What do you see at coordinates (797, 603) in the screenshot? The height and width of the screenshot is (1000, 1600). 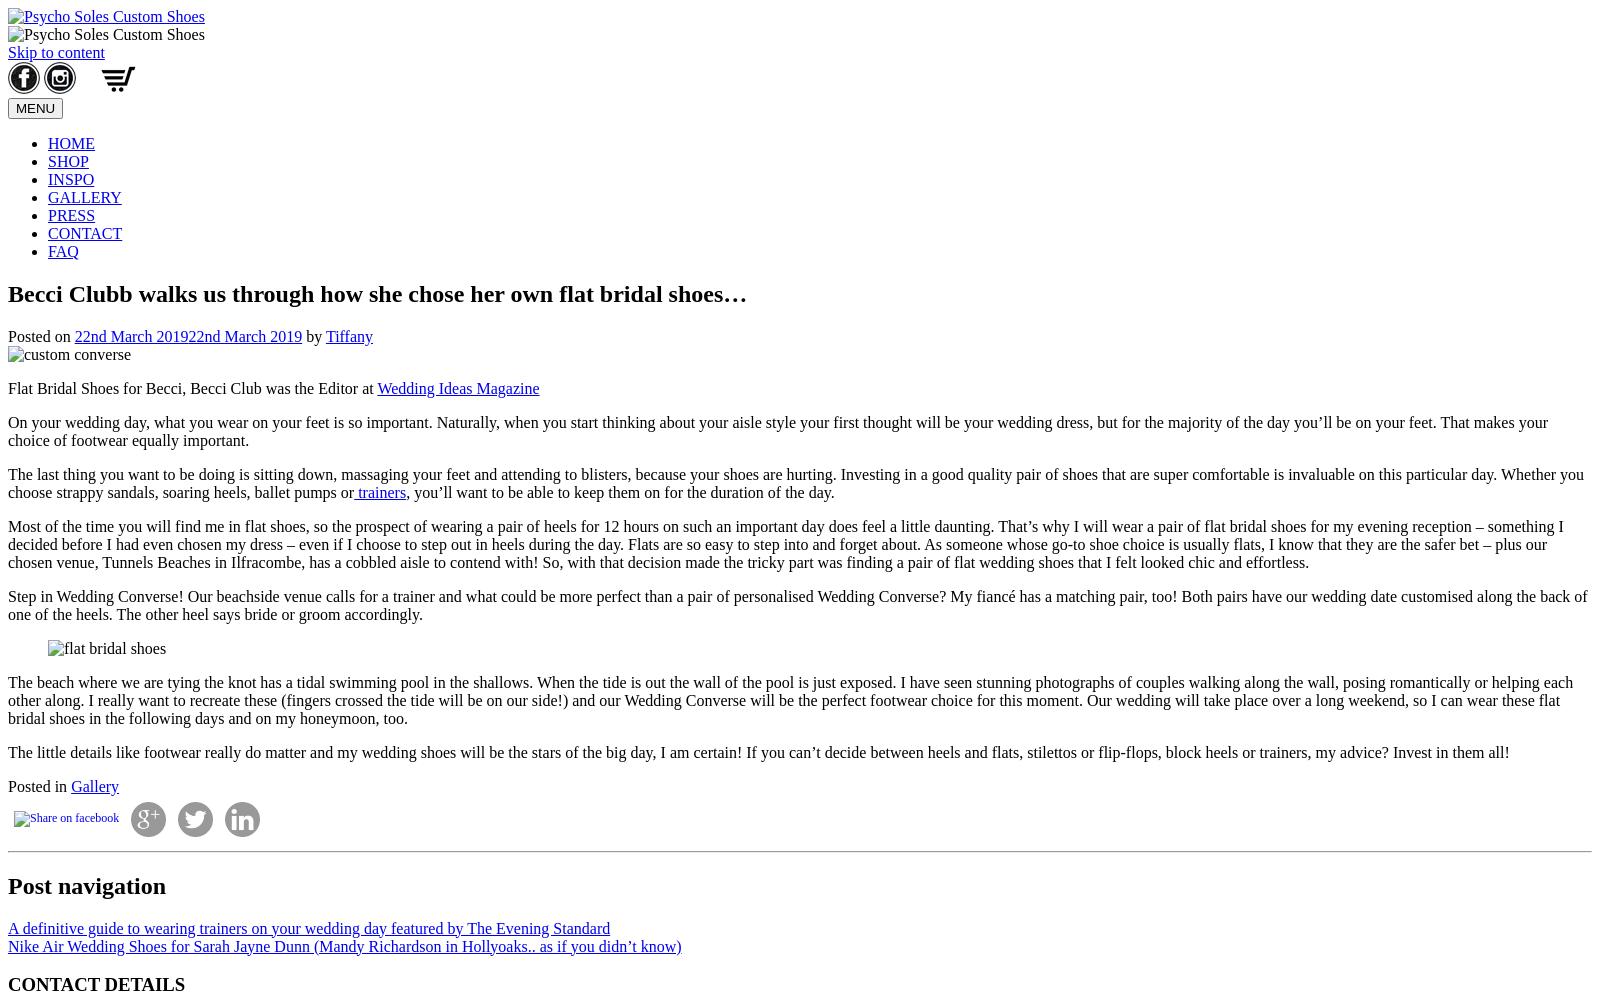 I see `'Step in Wedding Converse! Our beachside venue calls for a trainer and what could be more perfect than a pair of personalised Wedding Converse? My fiancé has a matching pair, too! Both pairs have our wedding date customised along the back of one of the heels. The other heel says bride or groom accordingly.'` at bounding box center [797, 603].